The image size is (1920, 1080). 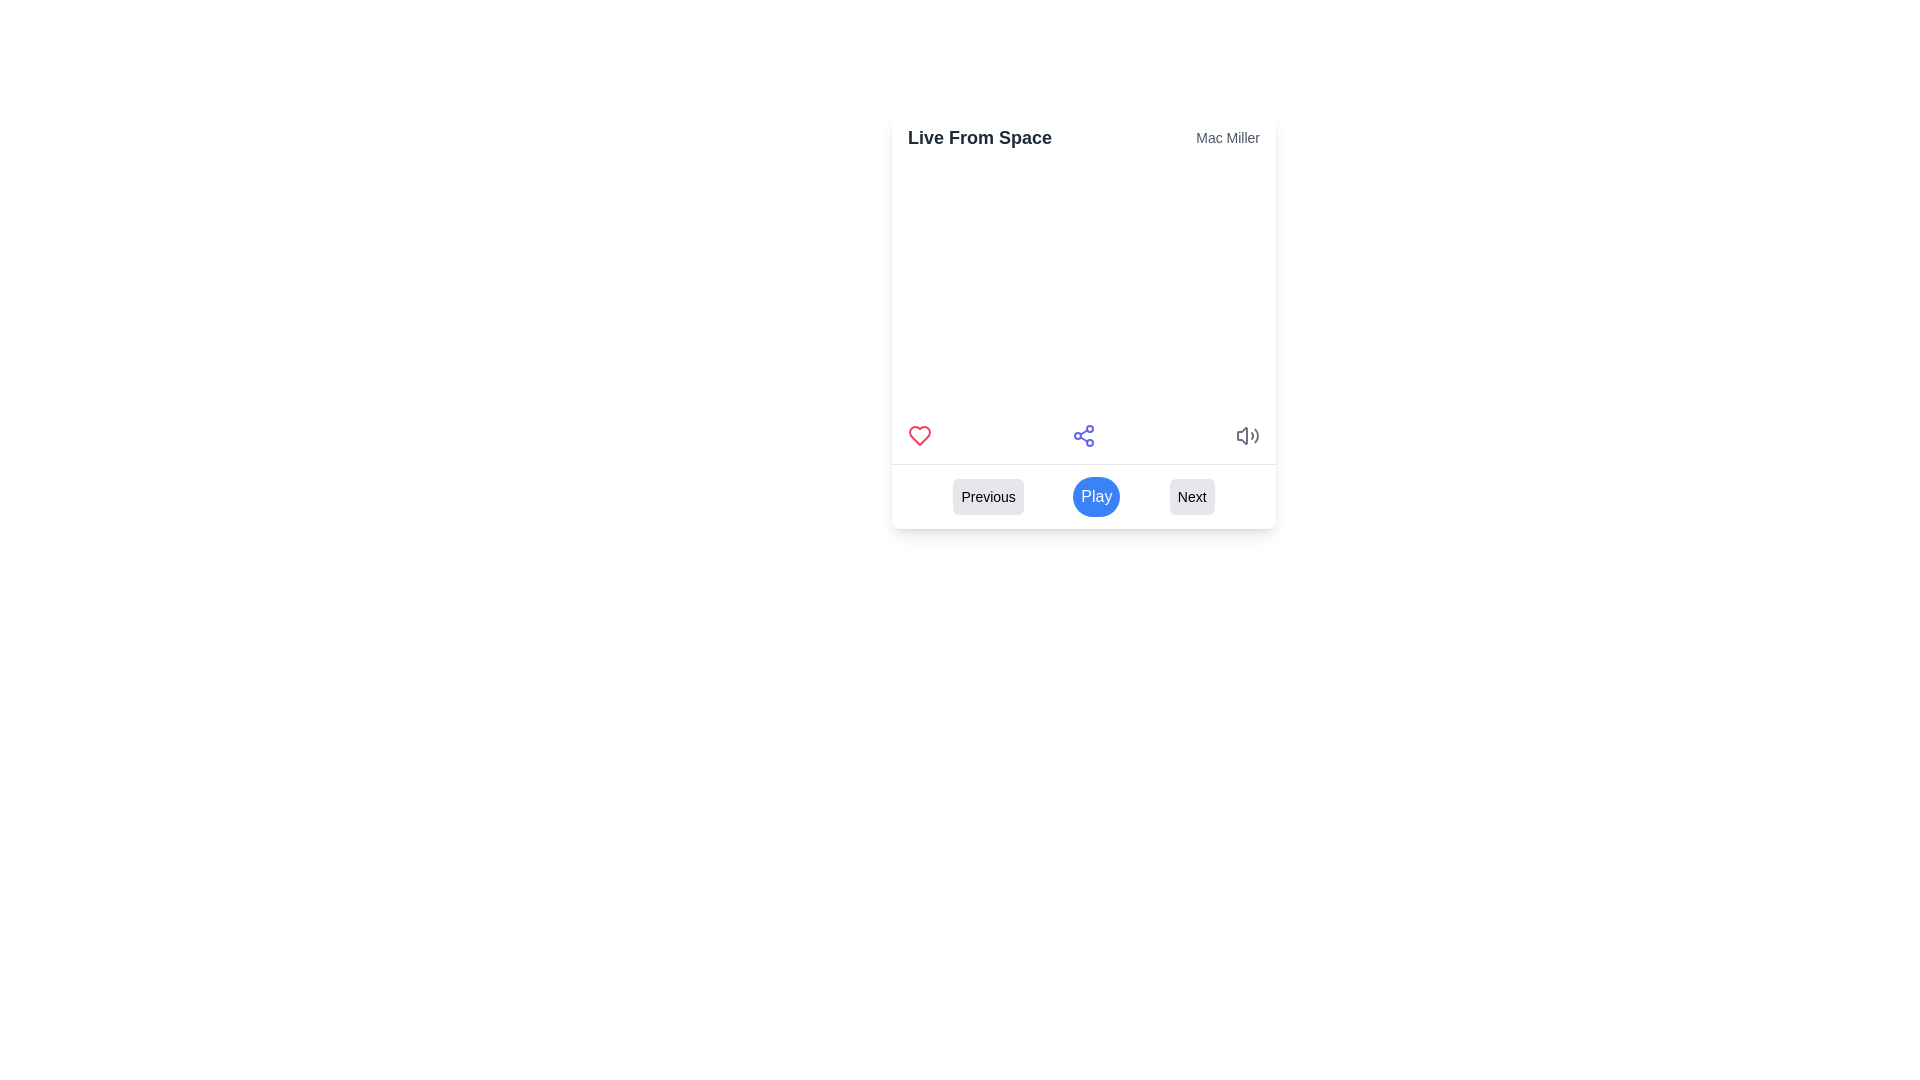 I want to click on the circular blue 'Play' button with white text, located in the middle of the button group at the bottom of the interface, so click(x=1095, y=496).